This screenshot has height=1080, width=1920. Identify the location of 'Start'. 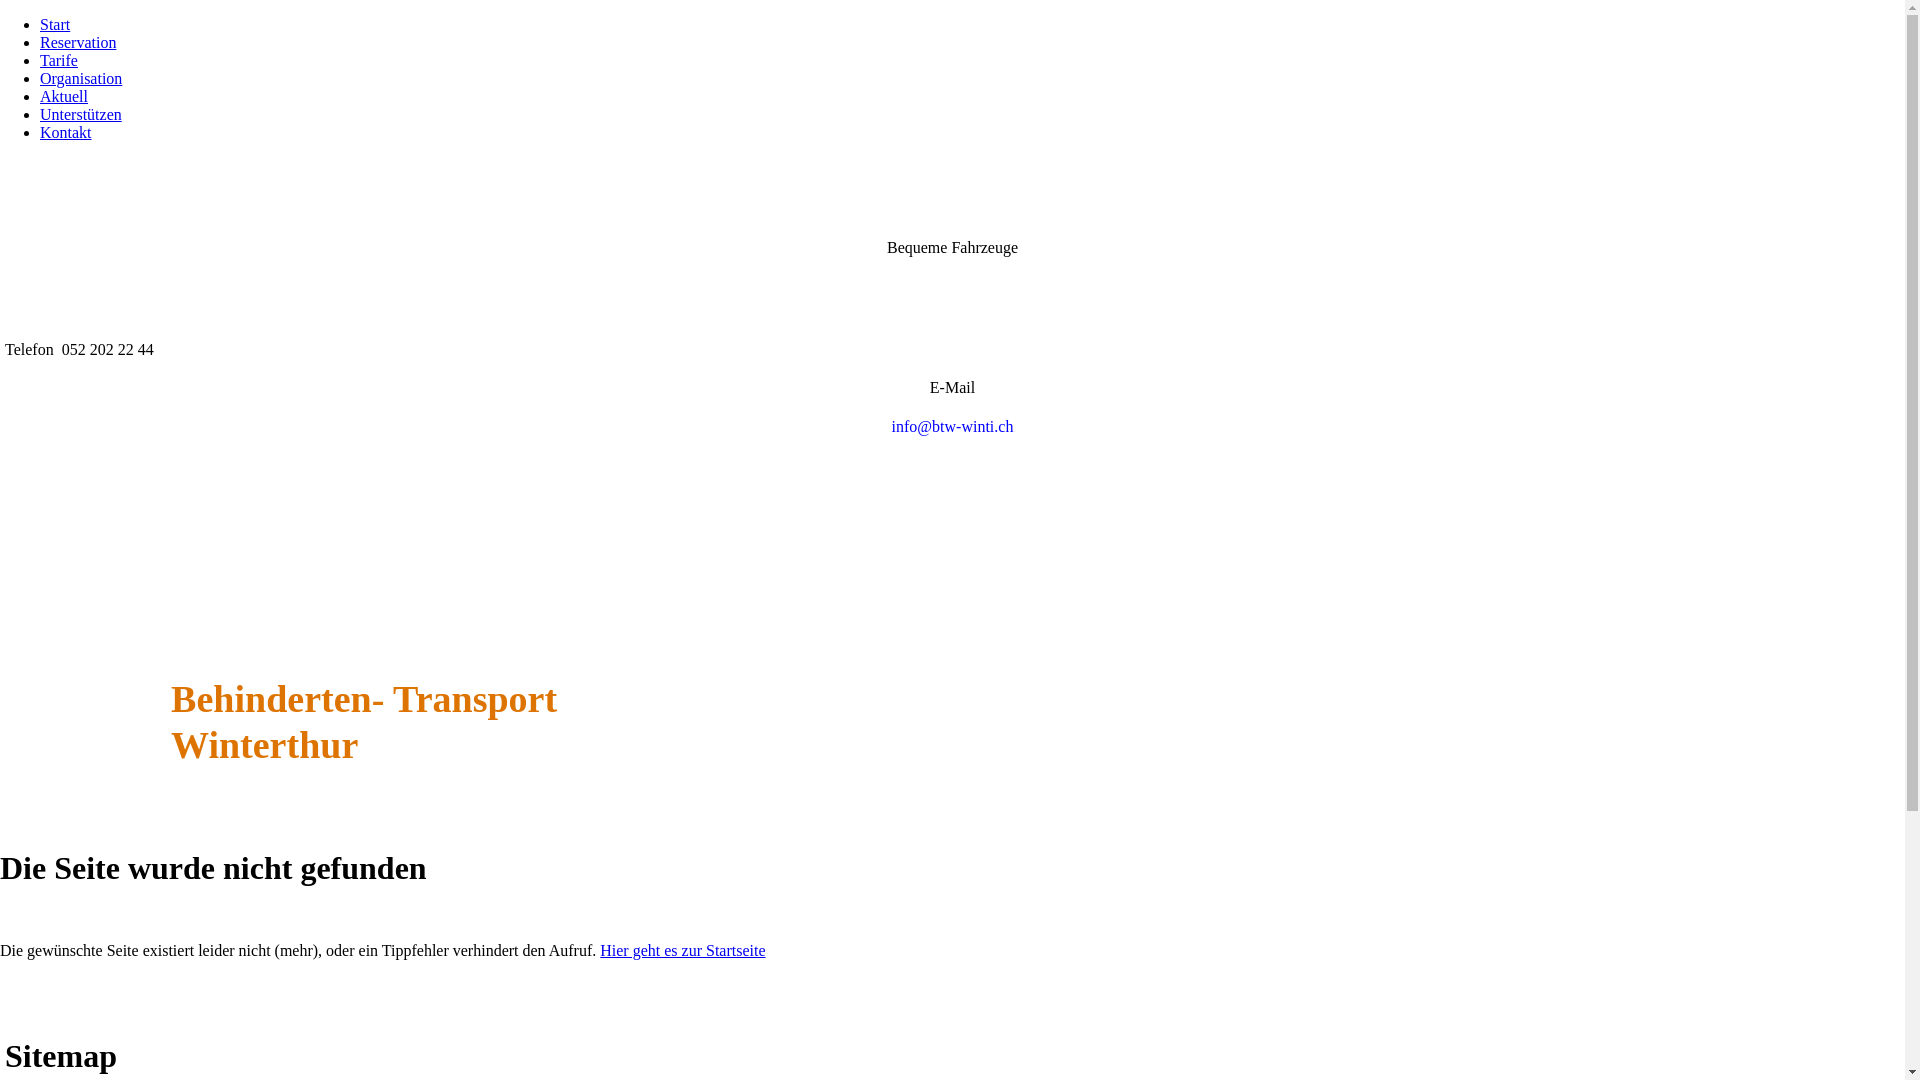
(54, 24).